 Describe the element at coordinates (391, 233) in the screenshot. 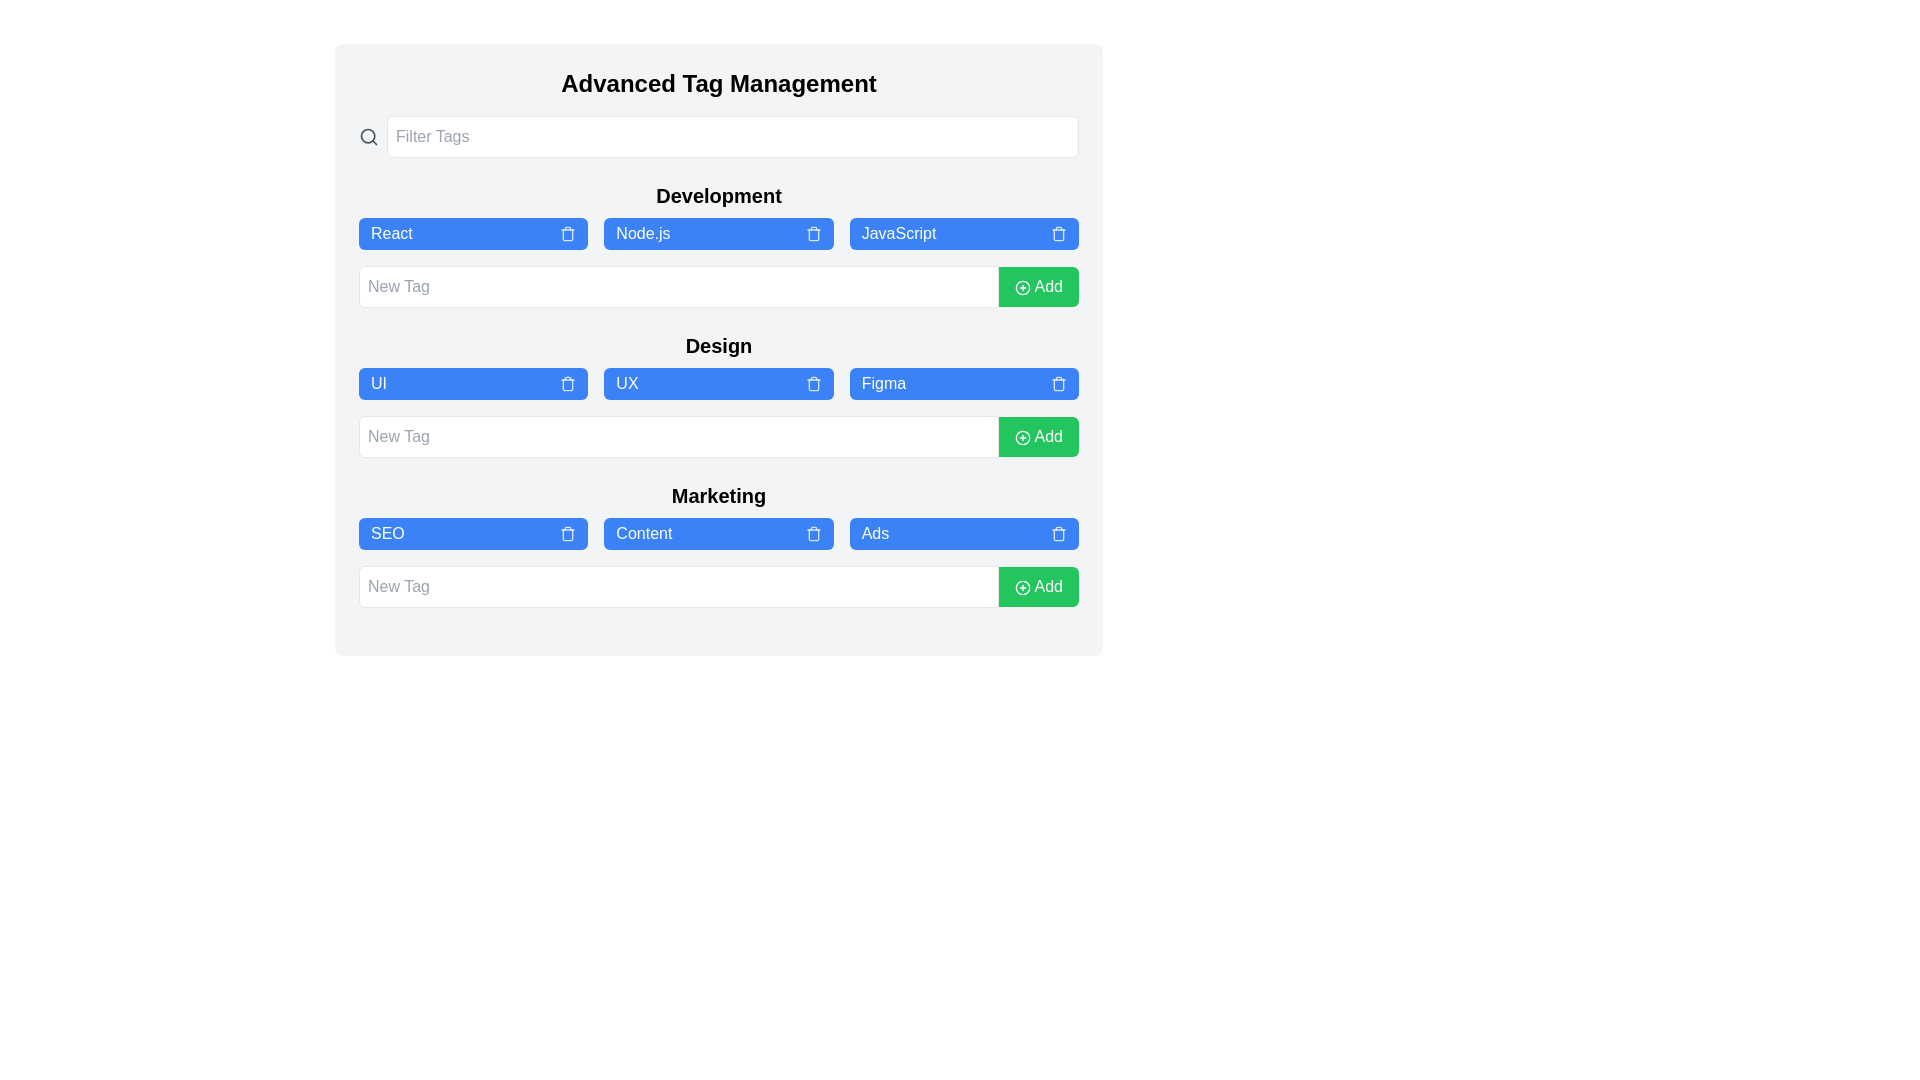

I see `the 'React' tag label` at that location.